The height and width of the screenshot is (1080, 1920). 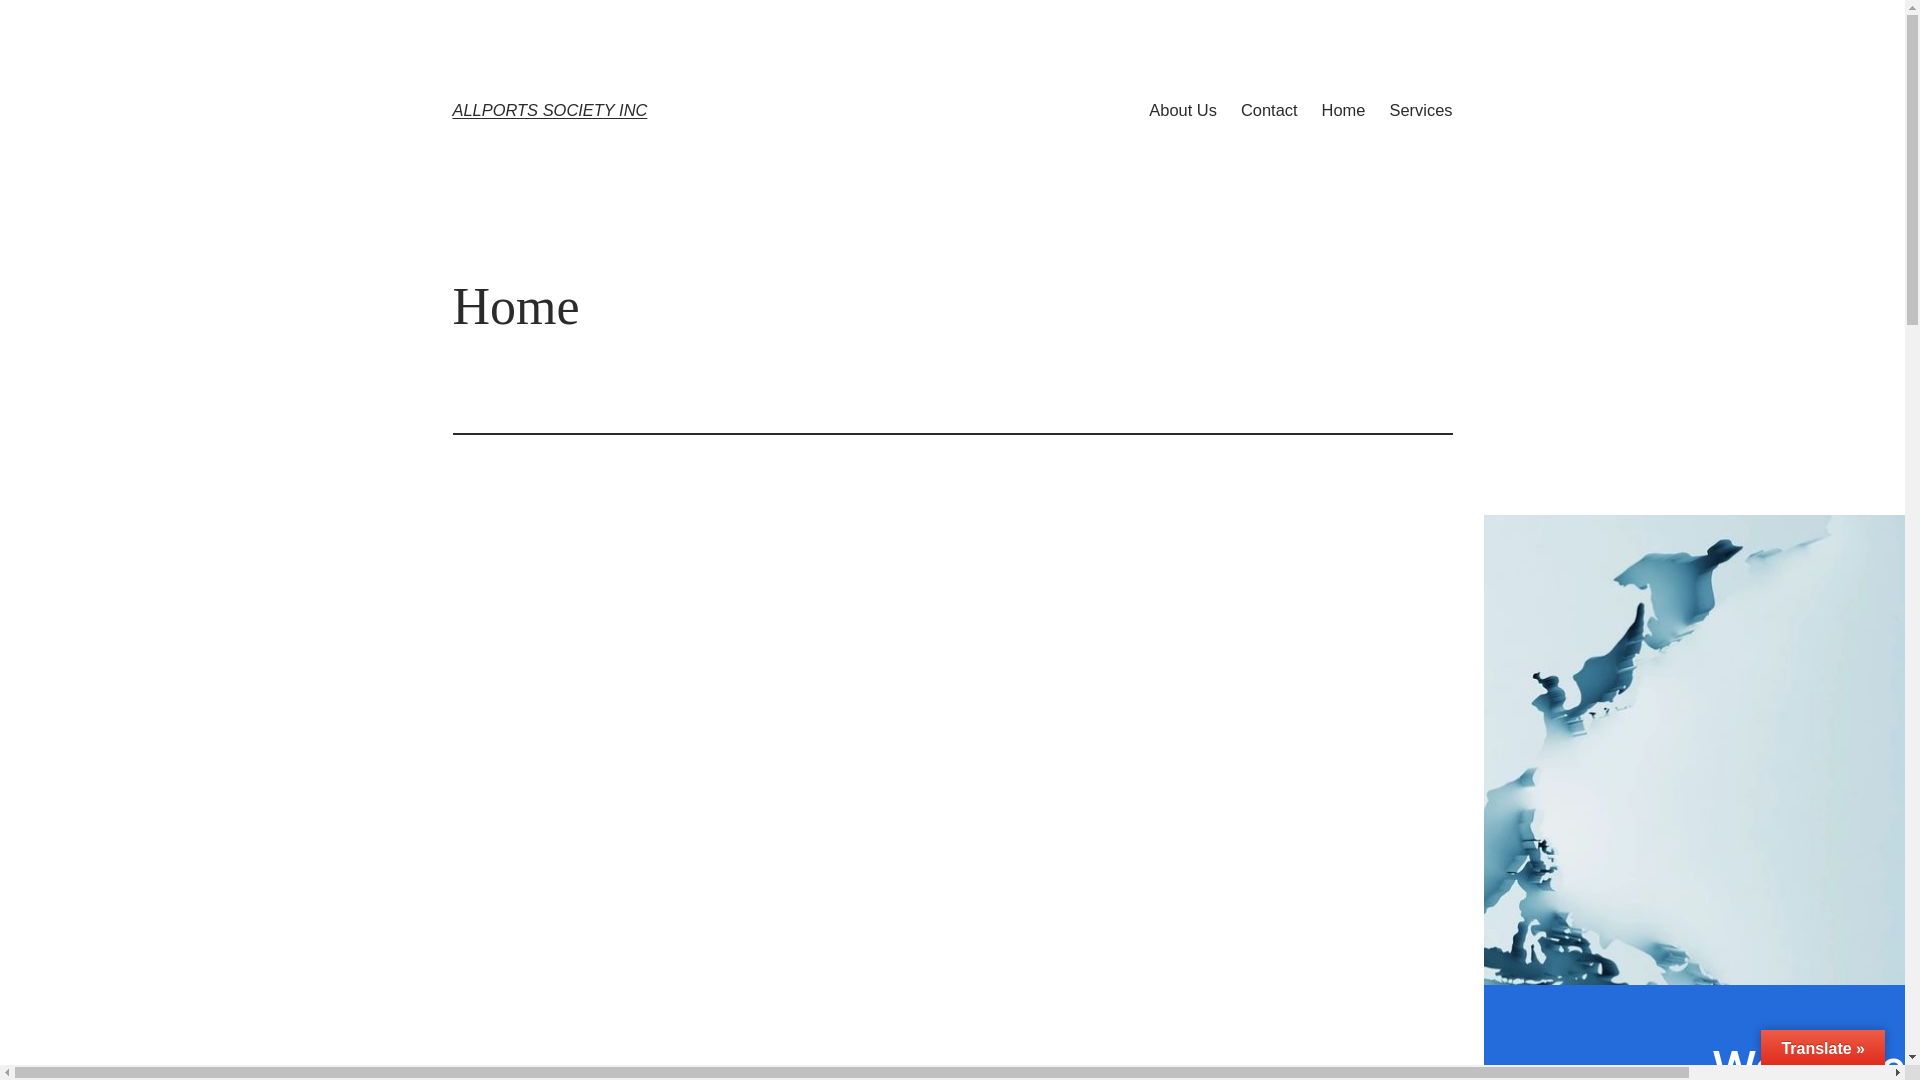 I want to click on 'Services', so click(x=1387, y=110).